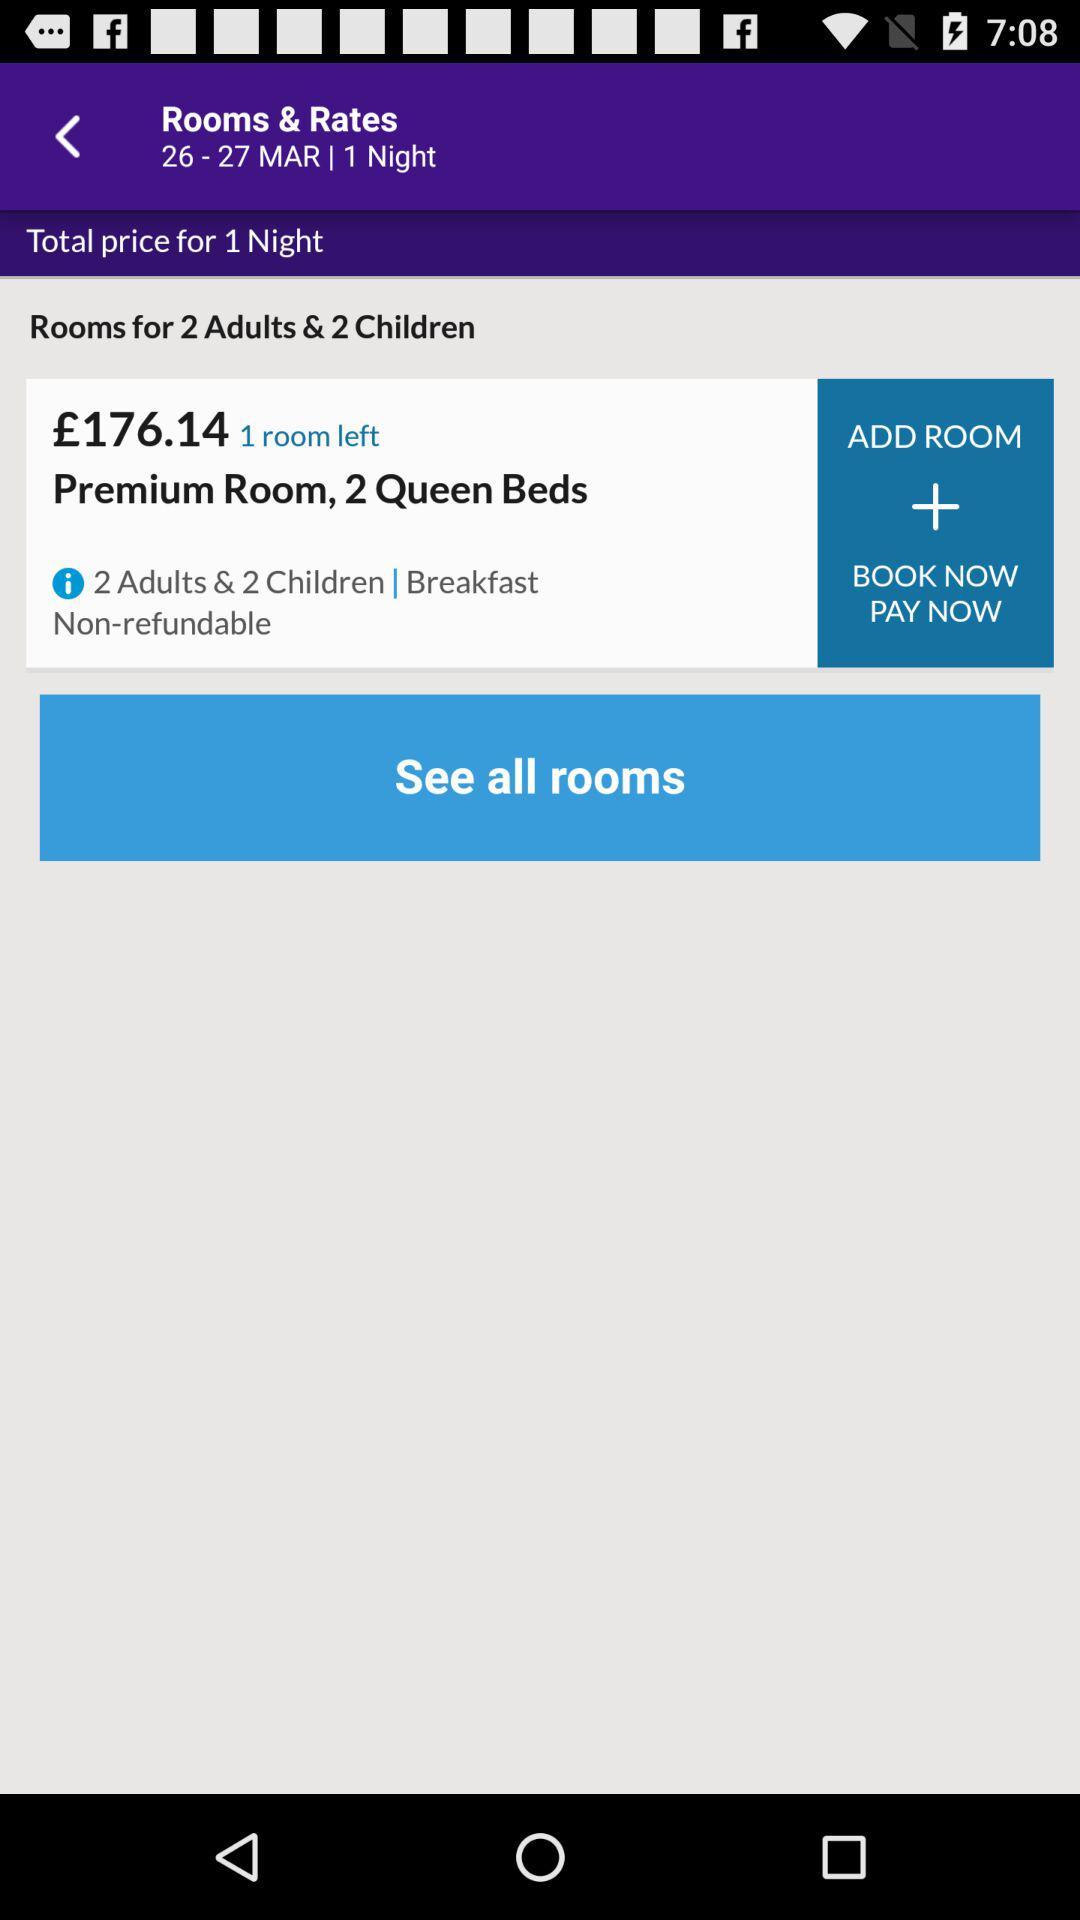 This screenshot has height=1920, width=1080. What do you see at coordinates (935, 592) in the screenshot?
I see `the item above the see all rooms icon` at bounding box center [935, 592].